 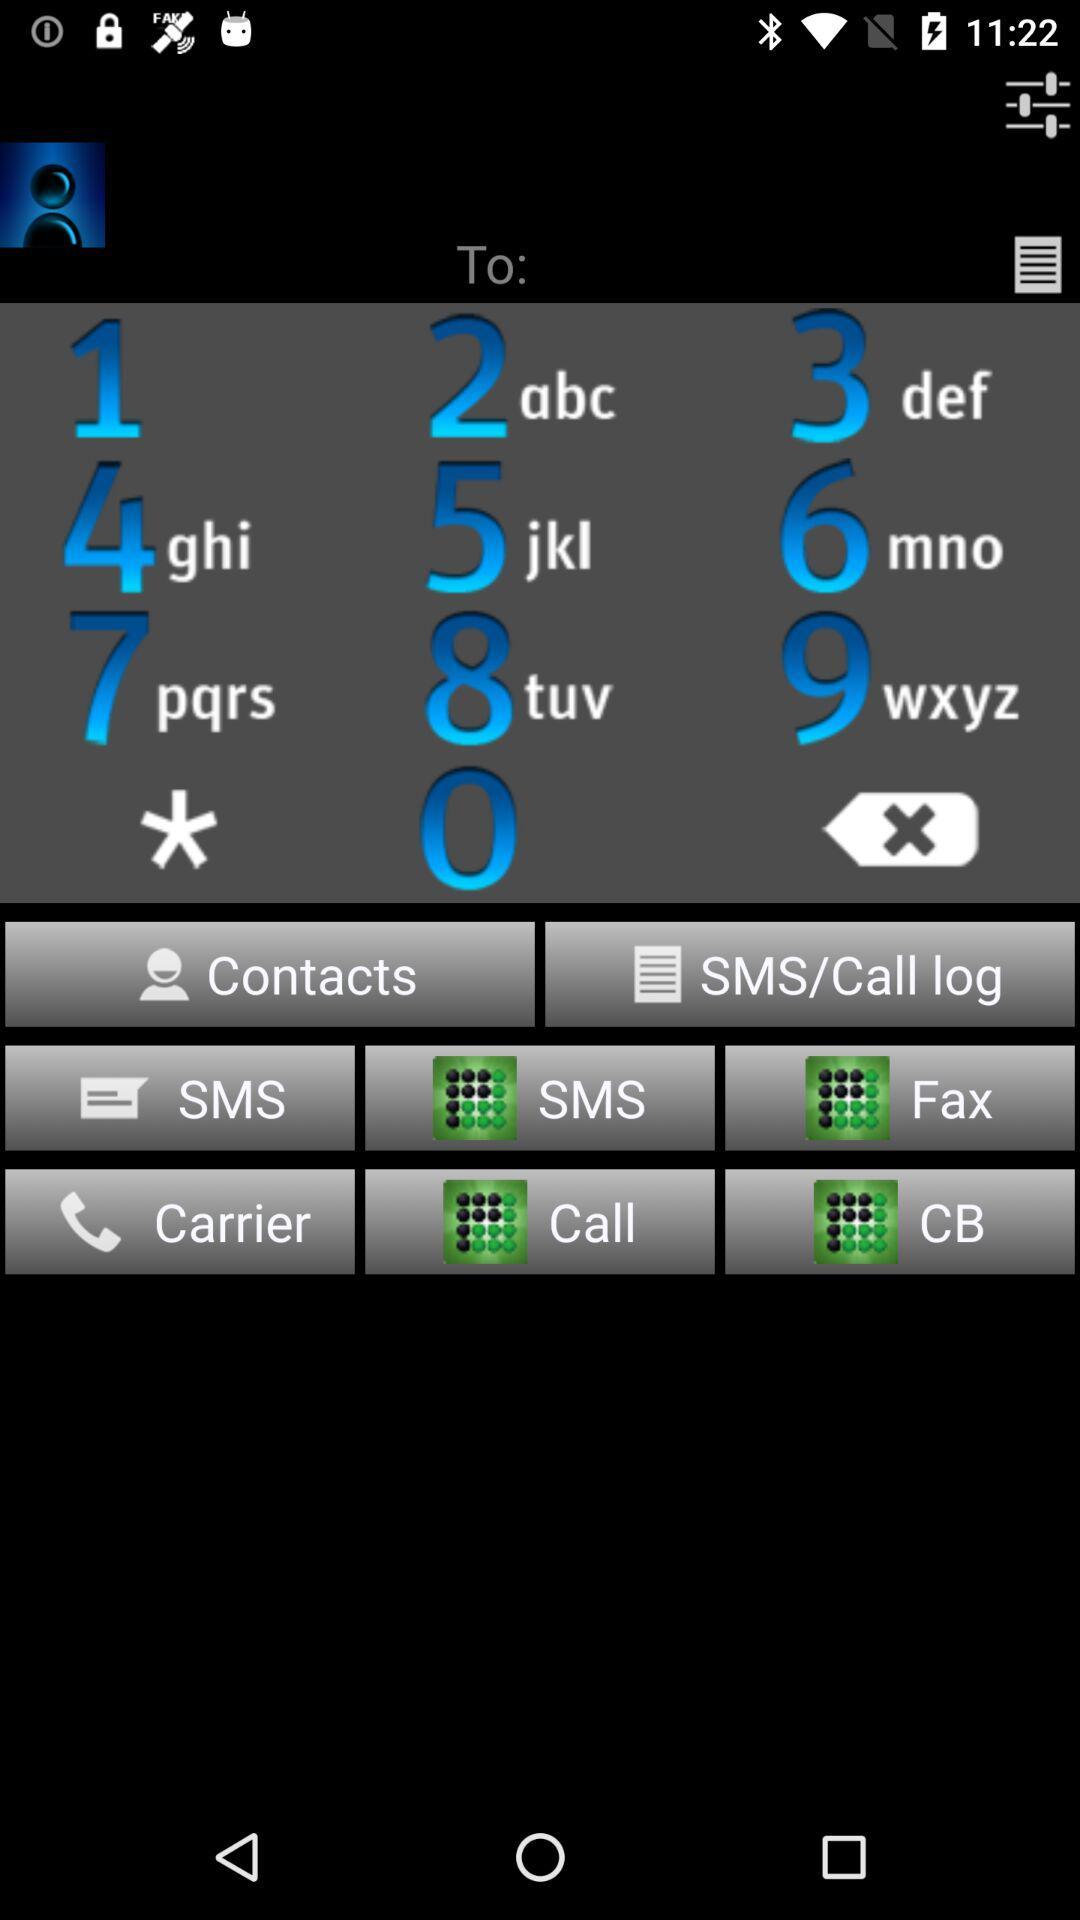 What do you see at coordinates (898, 1097) in the screenshot?
I see `the text fax` at bounding box center [898, 1097].